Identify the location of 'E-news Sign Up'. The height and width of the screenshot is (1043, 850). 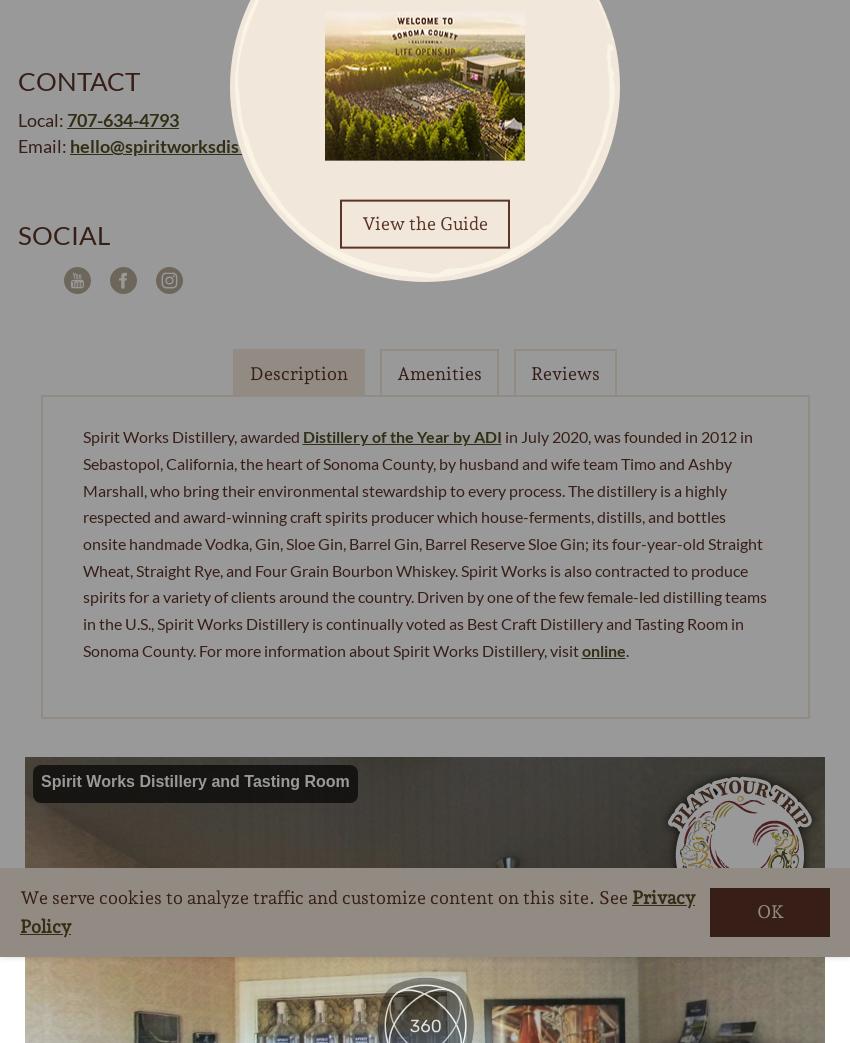
(373, 931).